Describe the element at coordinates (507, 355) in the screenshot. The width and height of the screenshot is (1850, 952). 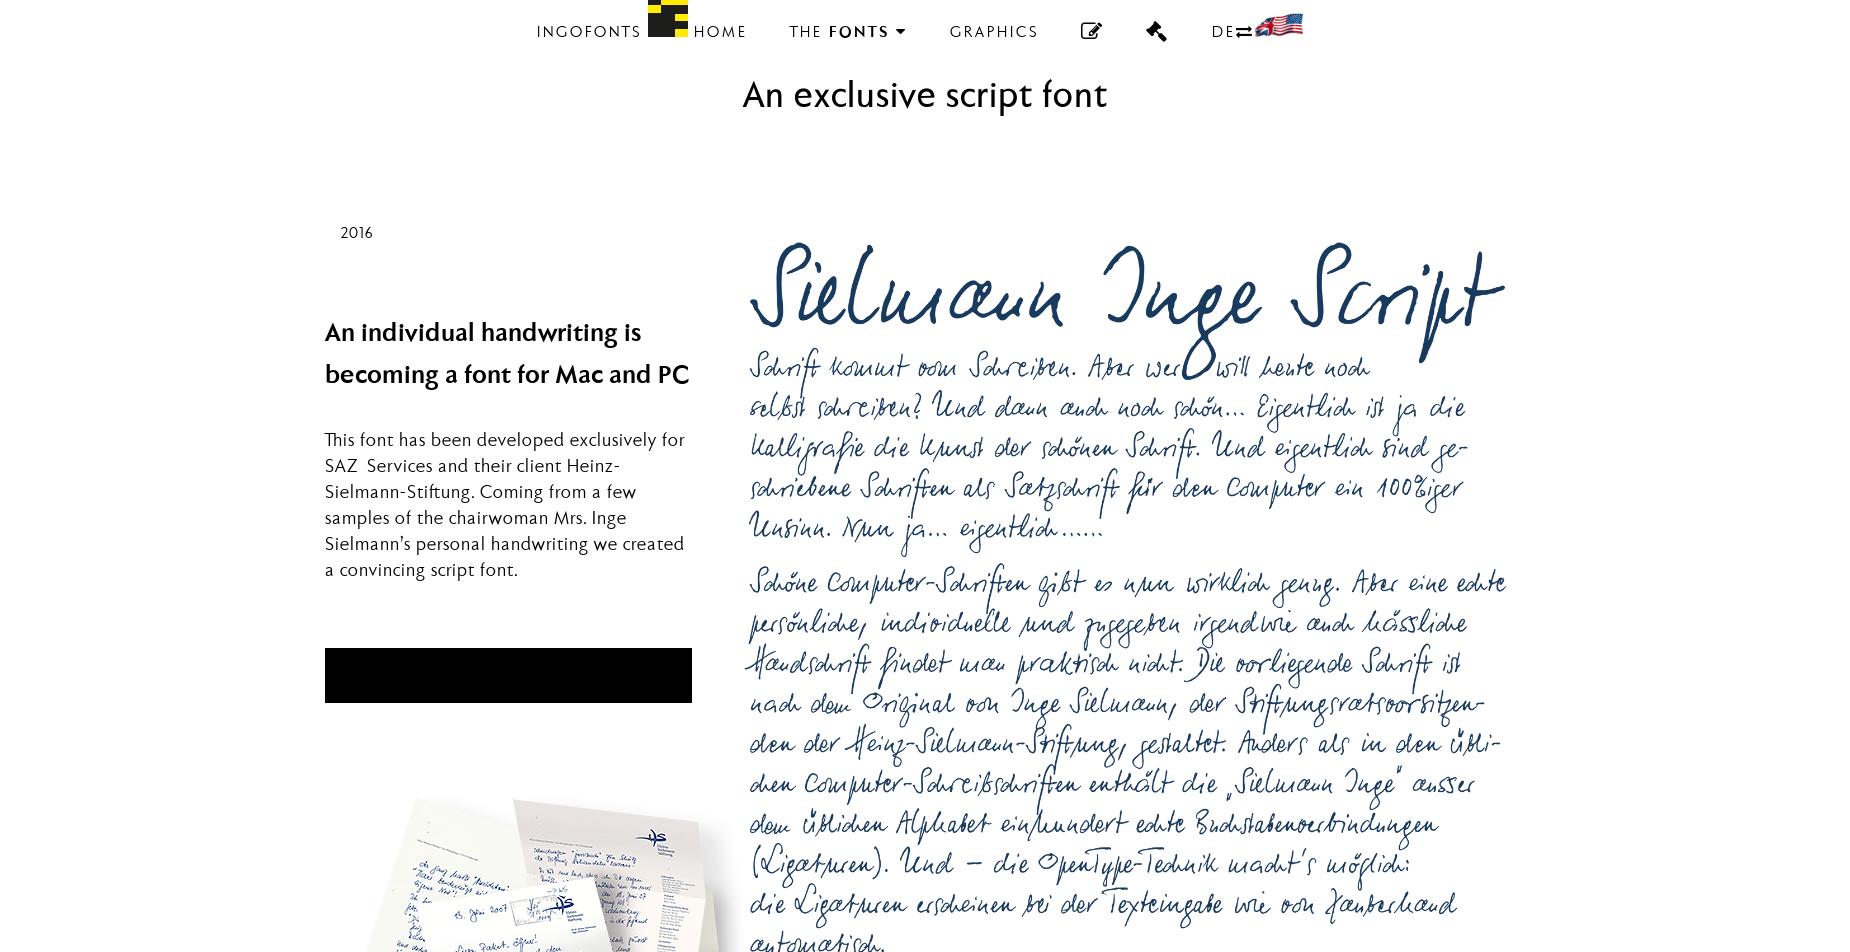
I see `'An individual handwriting is becoming a font for Mac and PC'` at that location.